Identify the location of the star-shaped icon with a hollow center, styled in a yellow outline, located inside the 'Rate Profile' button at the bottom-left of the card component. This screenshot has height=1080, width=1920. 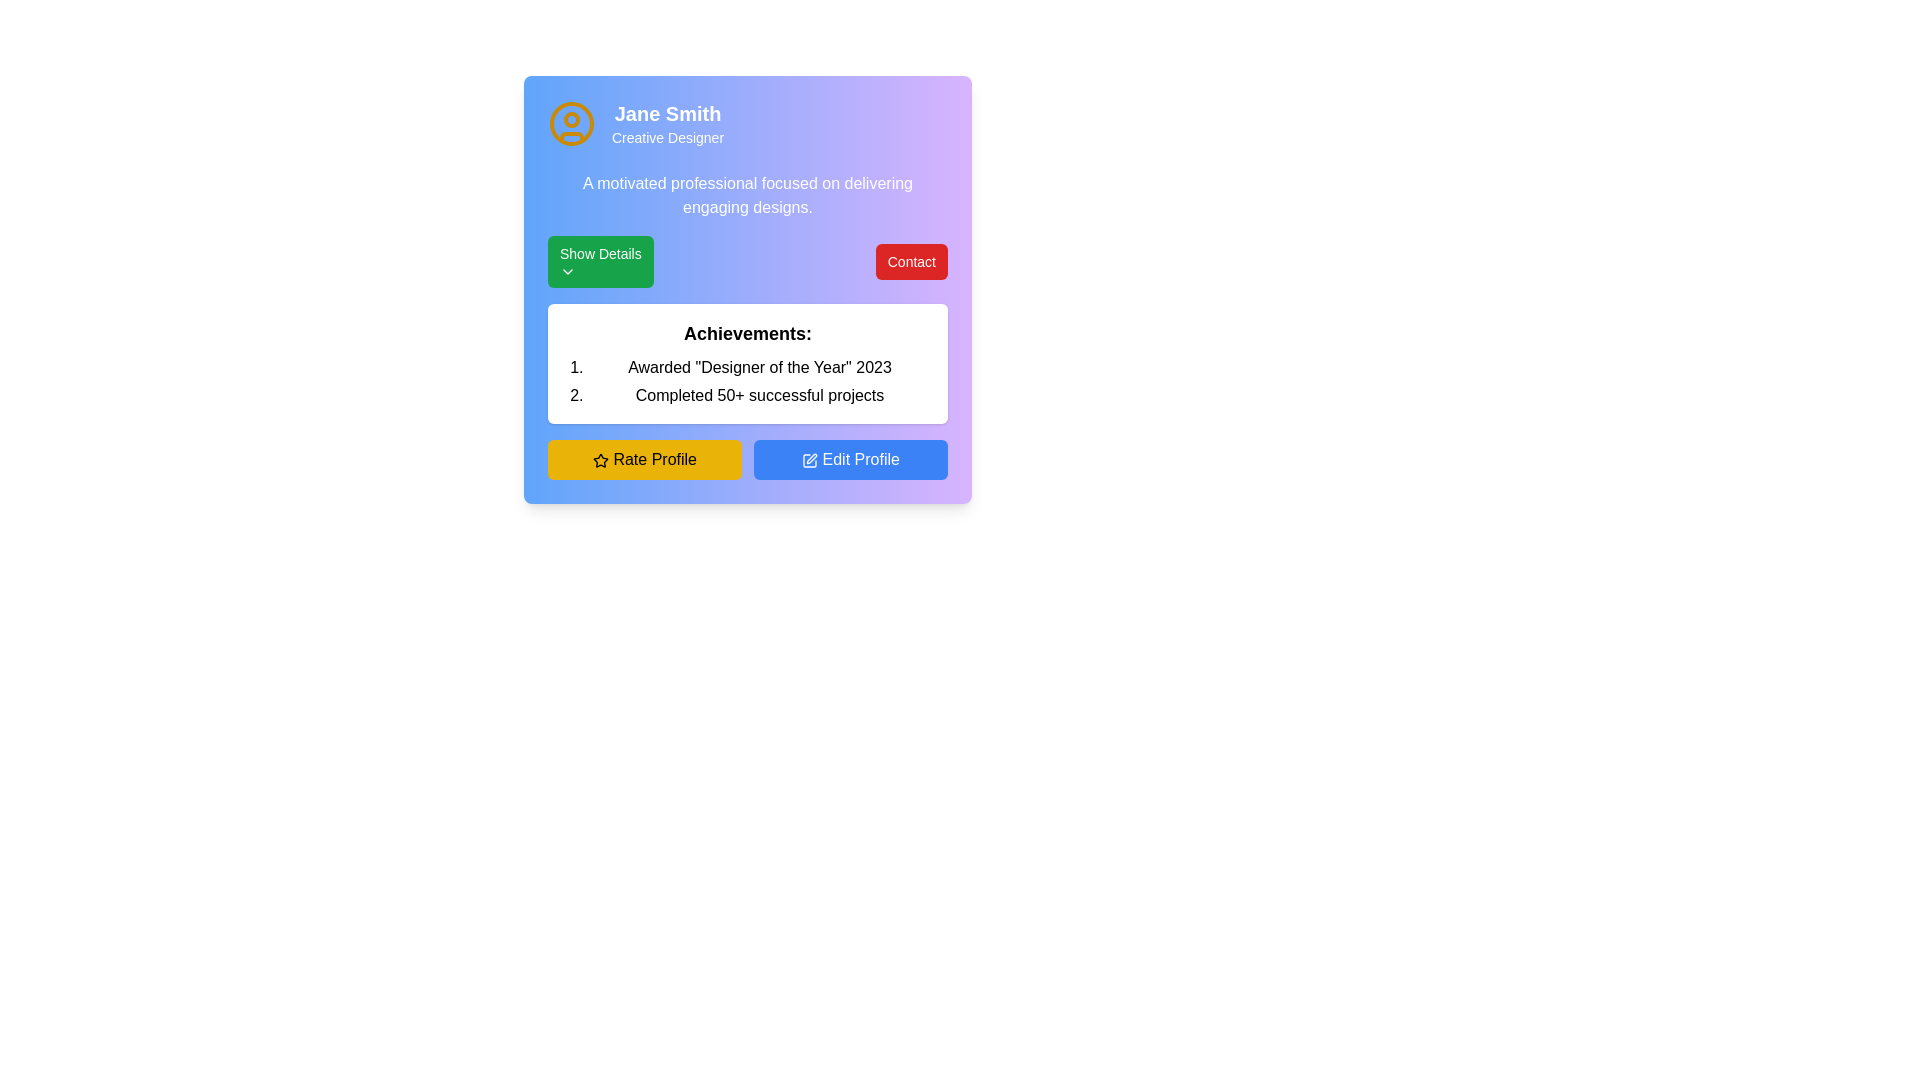
(599, 460).